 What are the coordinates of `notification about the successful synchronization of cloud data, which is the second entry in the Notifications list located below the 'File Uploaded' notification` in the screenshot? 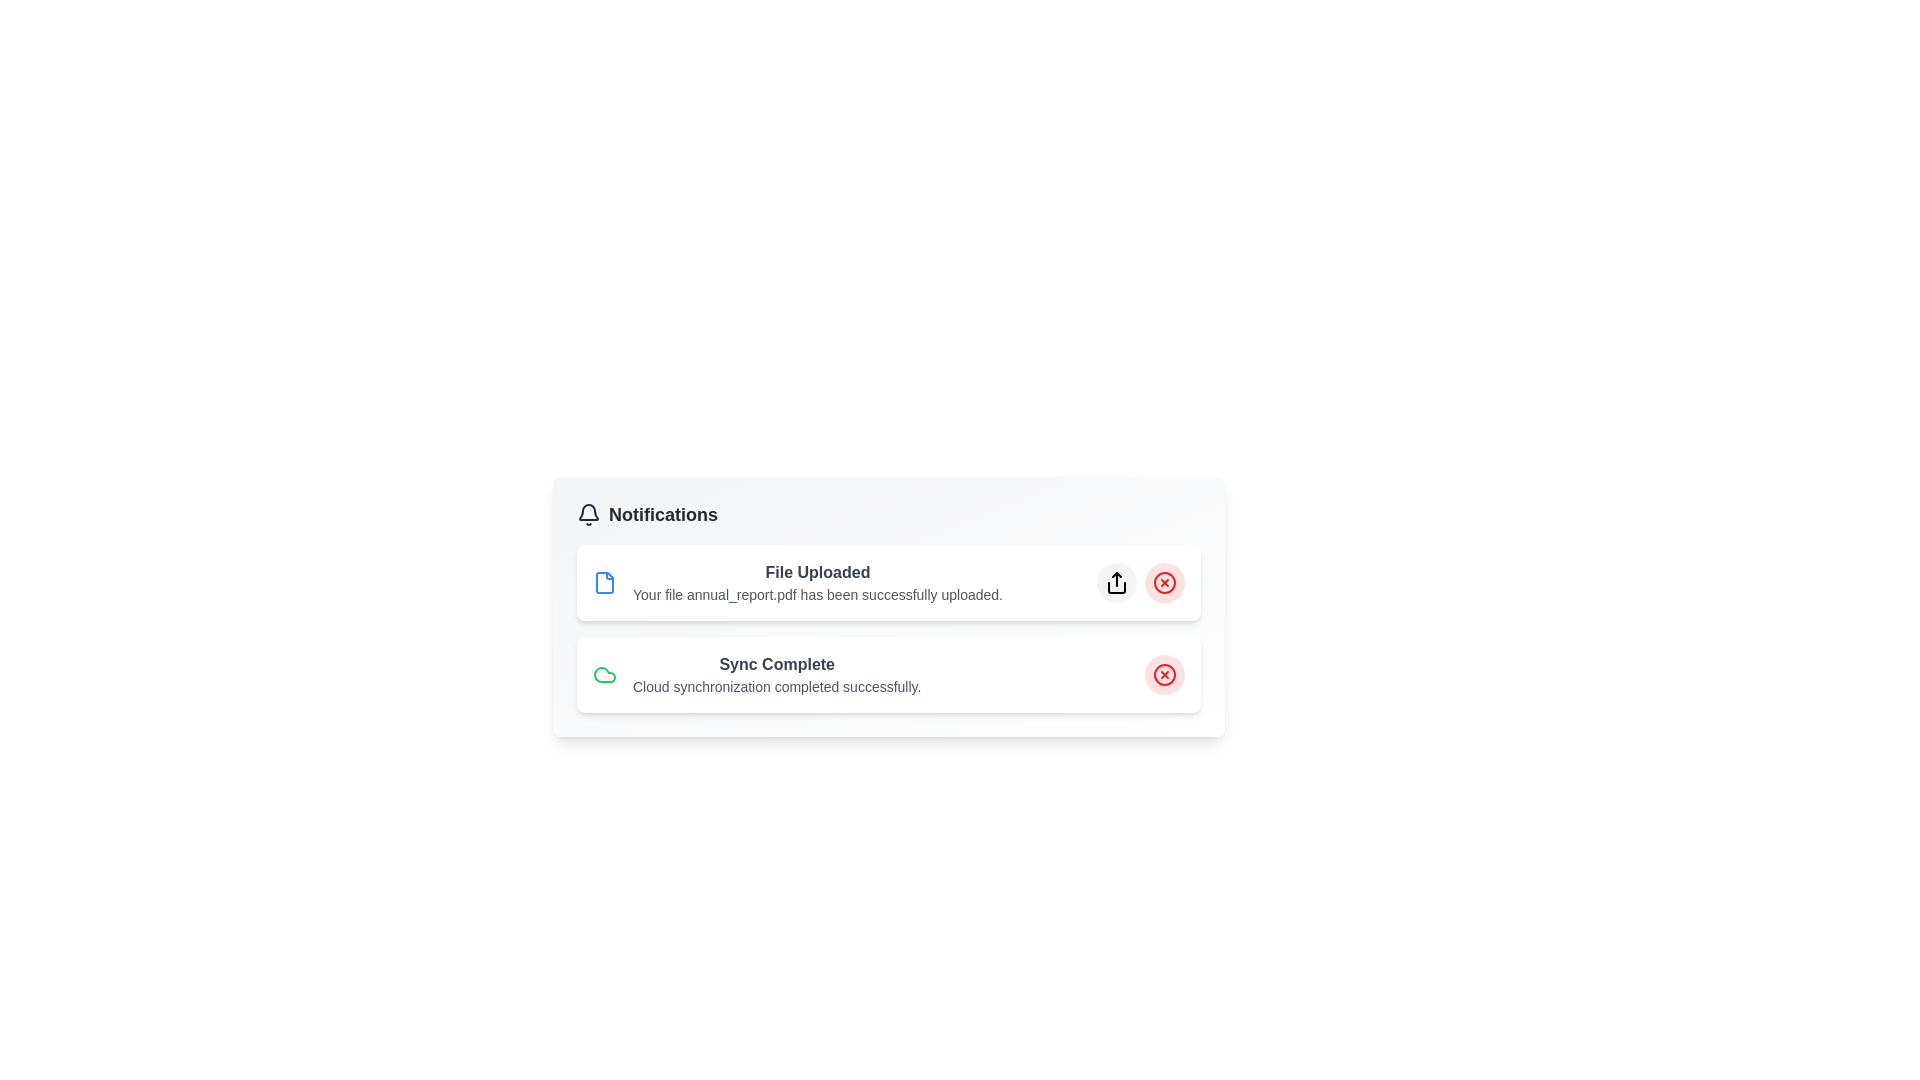 It's located at (756, 675).